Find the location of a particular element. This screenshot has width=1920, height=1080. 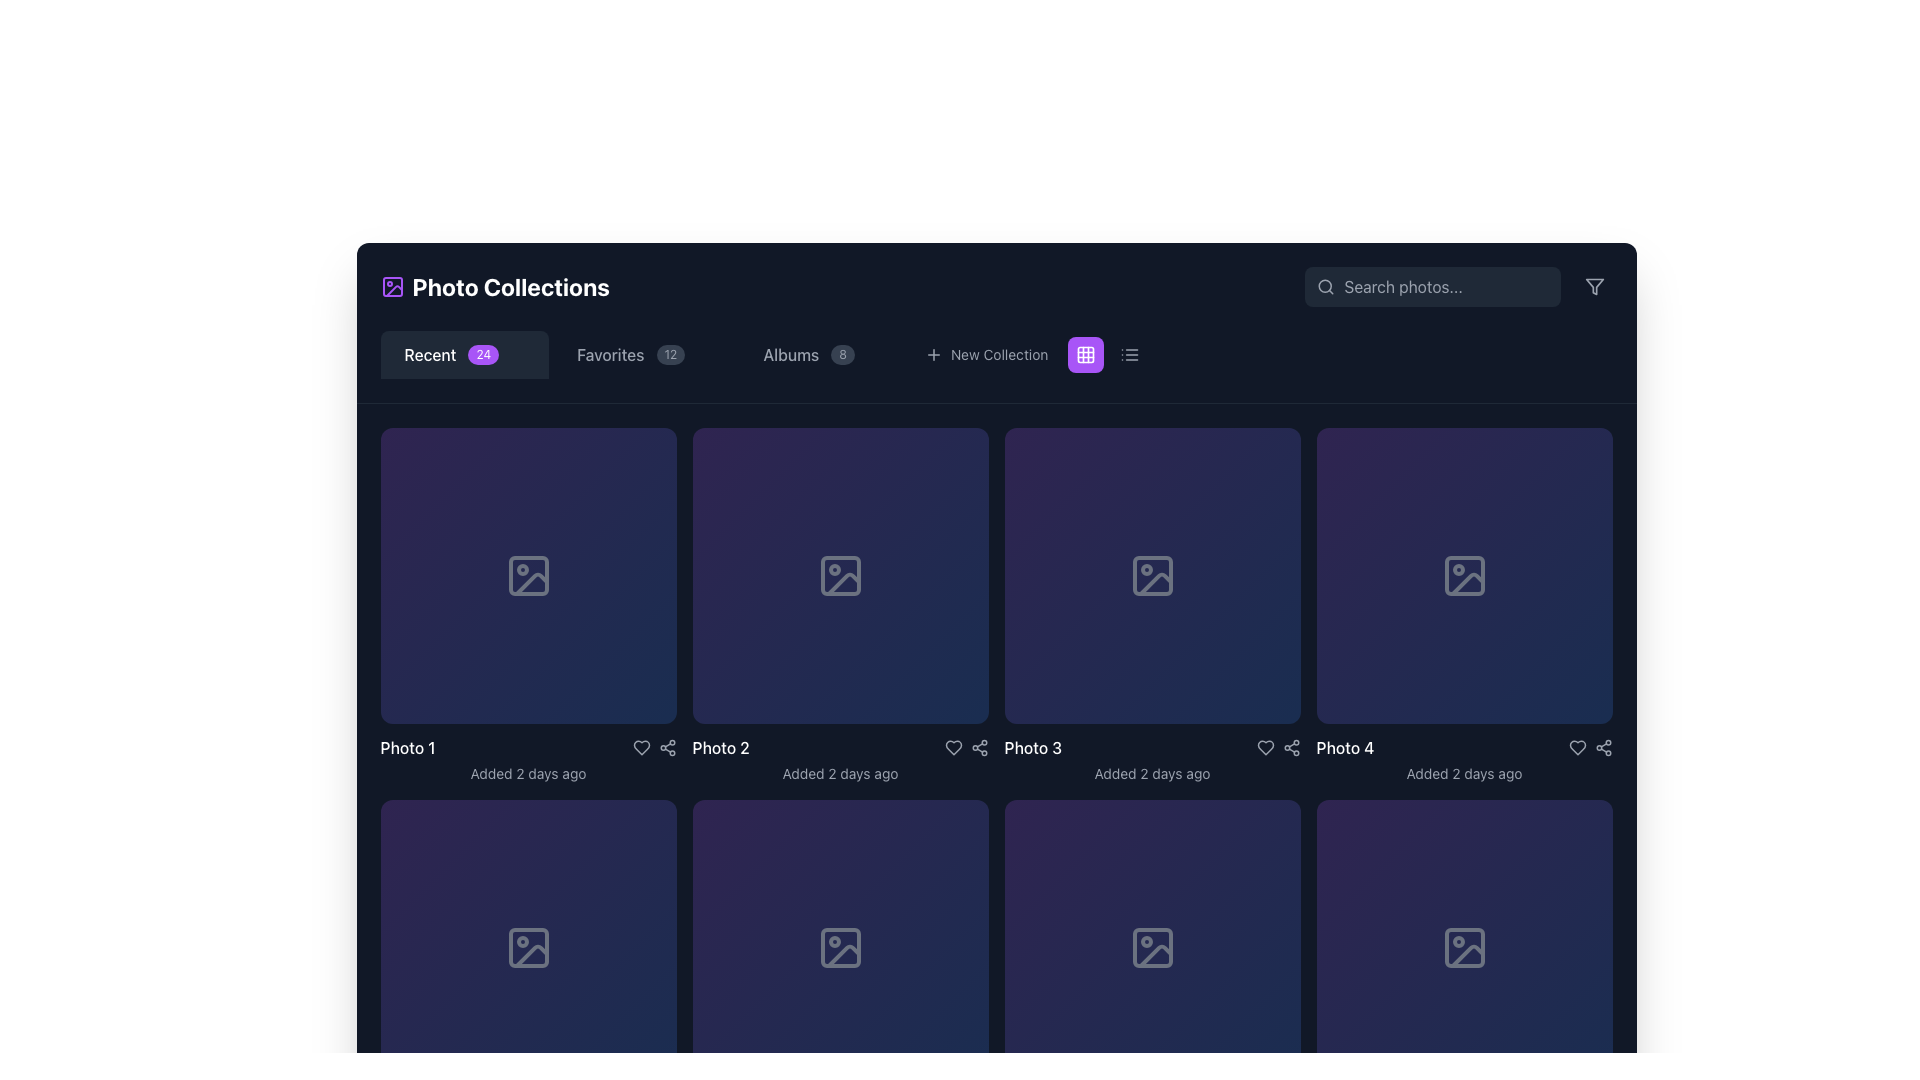

the 'New Collection' button with the '+' icon to trigger style changes is located at coordinates (986, 353).